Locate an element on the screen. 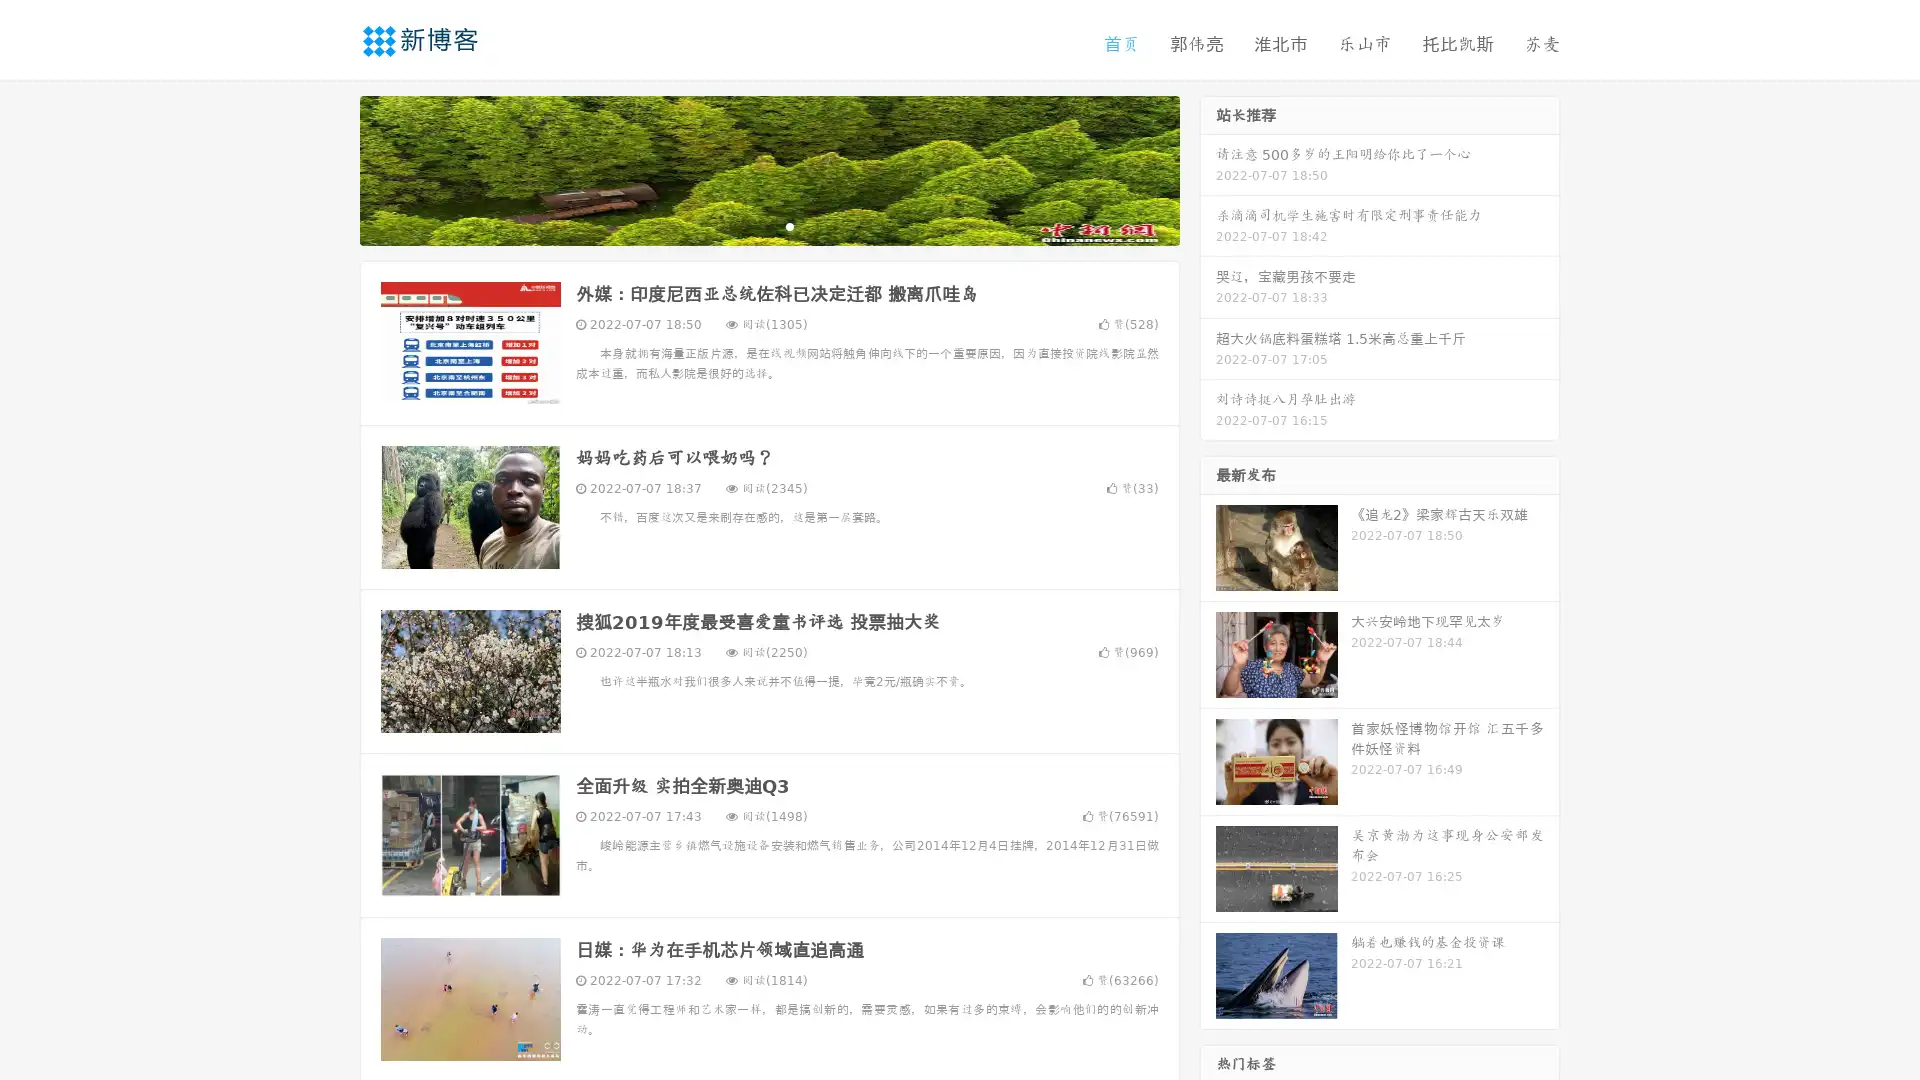 The height and width of the screenshot is (1080, 1920). Go to slide 1 is located at coordinates (748, 225).